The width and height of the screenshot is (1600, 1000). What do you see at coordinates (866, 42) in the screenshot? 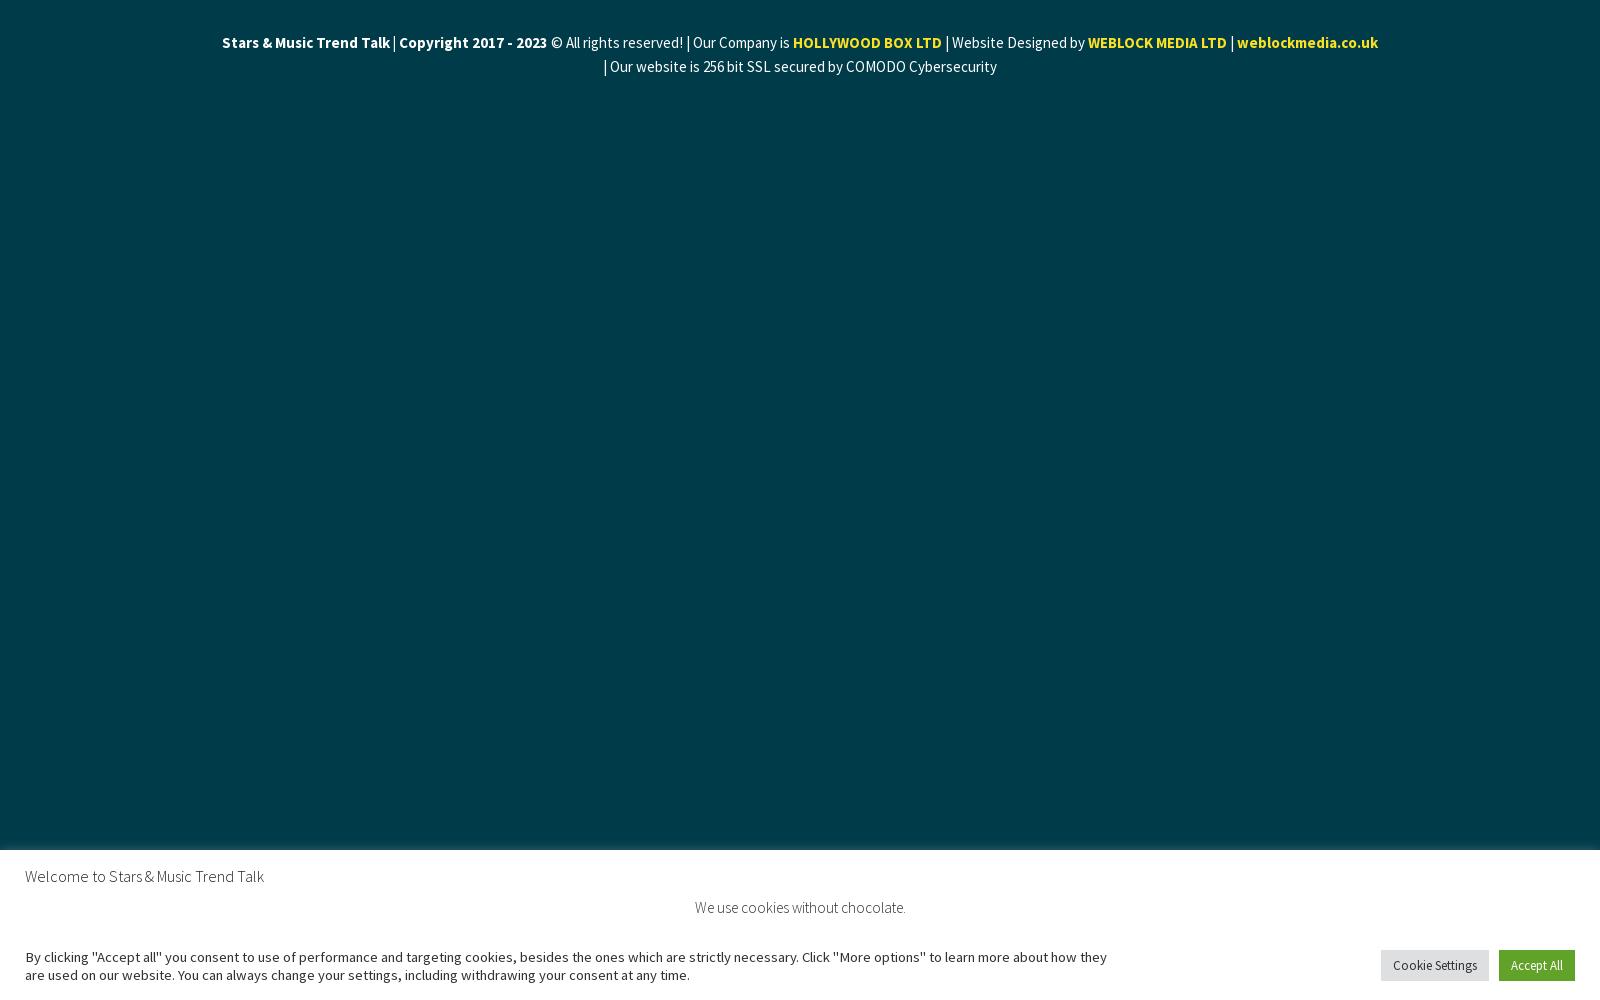
I see `'HOLLYWOOD BOX LTD'` at bounding box center [866, 42].